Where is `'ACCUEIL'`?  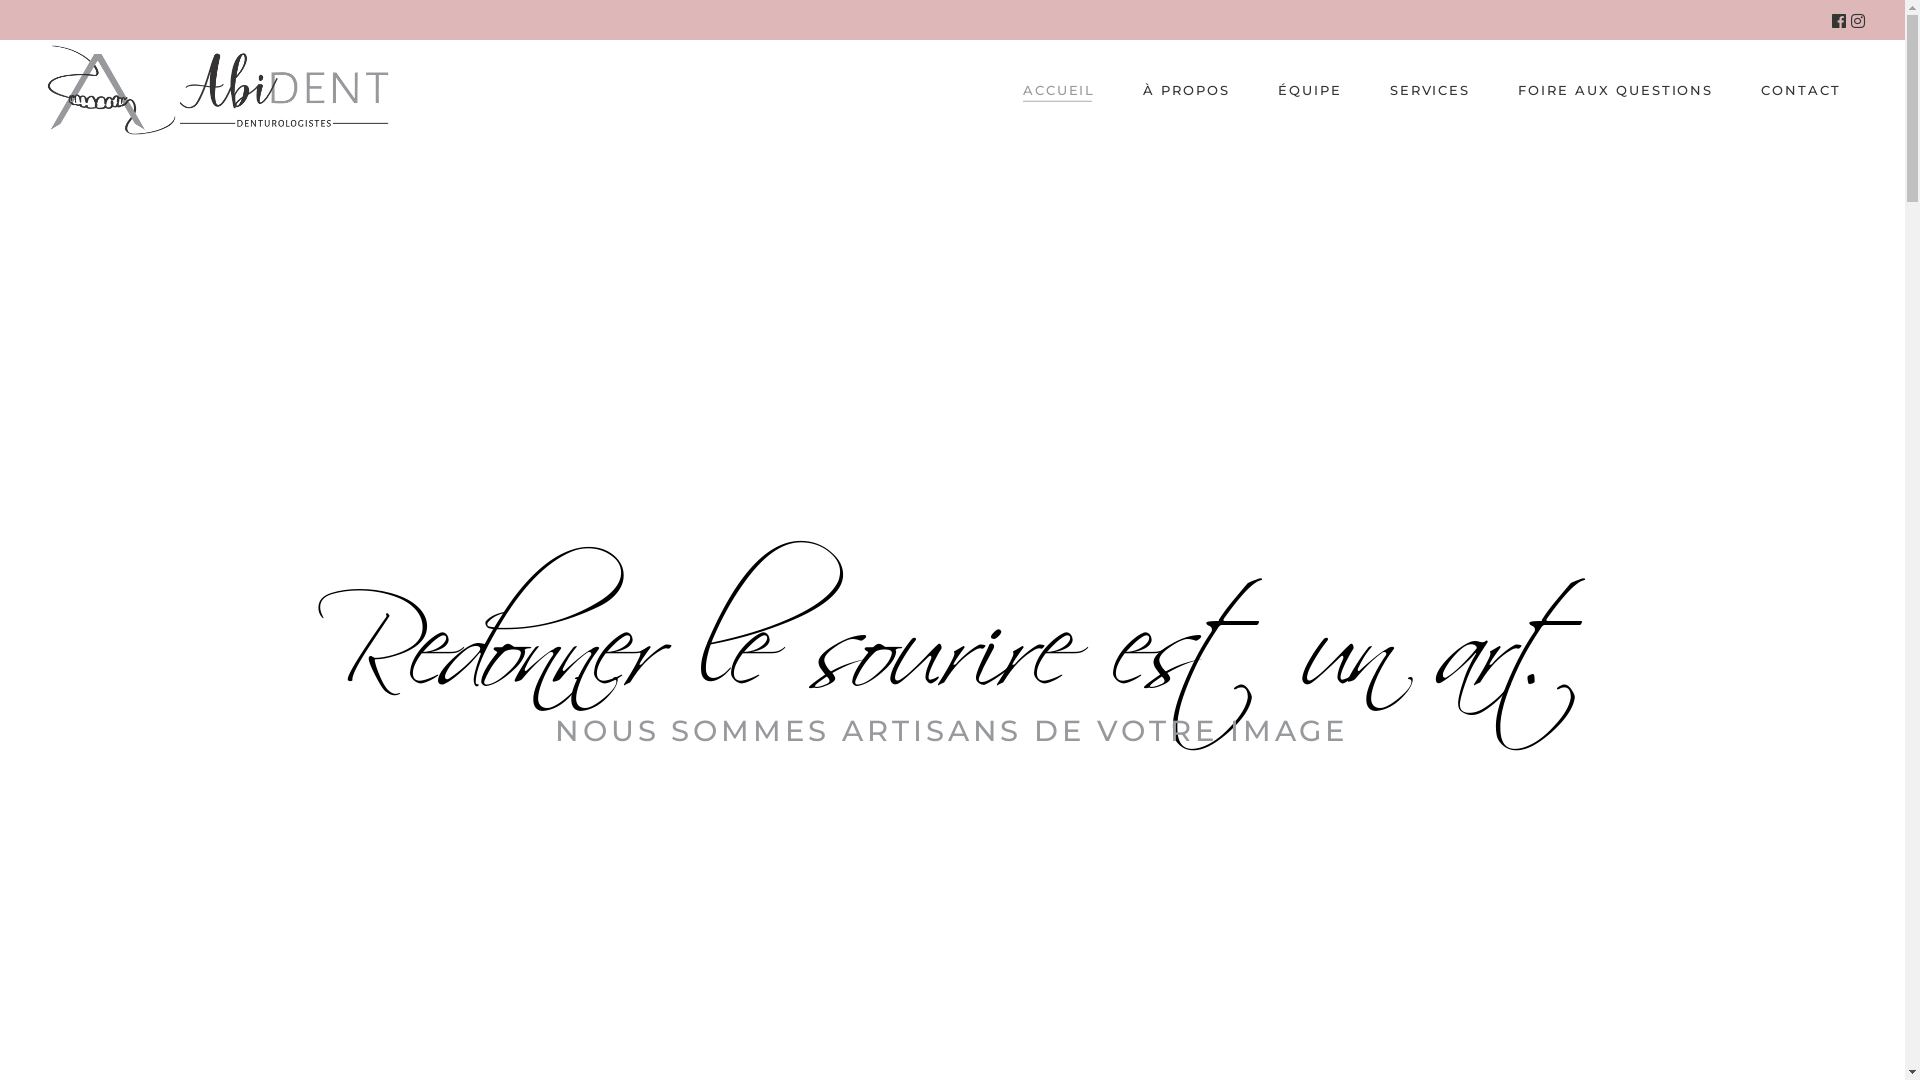 'ACCUEIL' is located at coordinates (1058, 88).